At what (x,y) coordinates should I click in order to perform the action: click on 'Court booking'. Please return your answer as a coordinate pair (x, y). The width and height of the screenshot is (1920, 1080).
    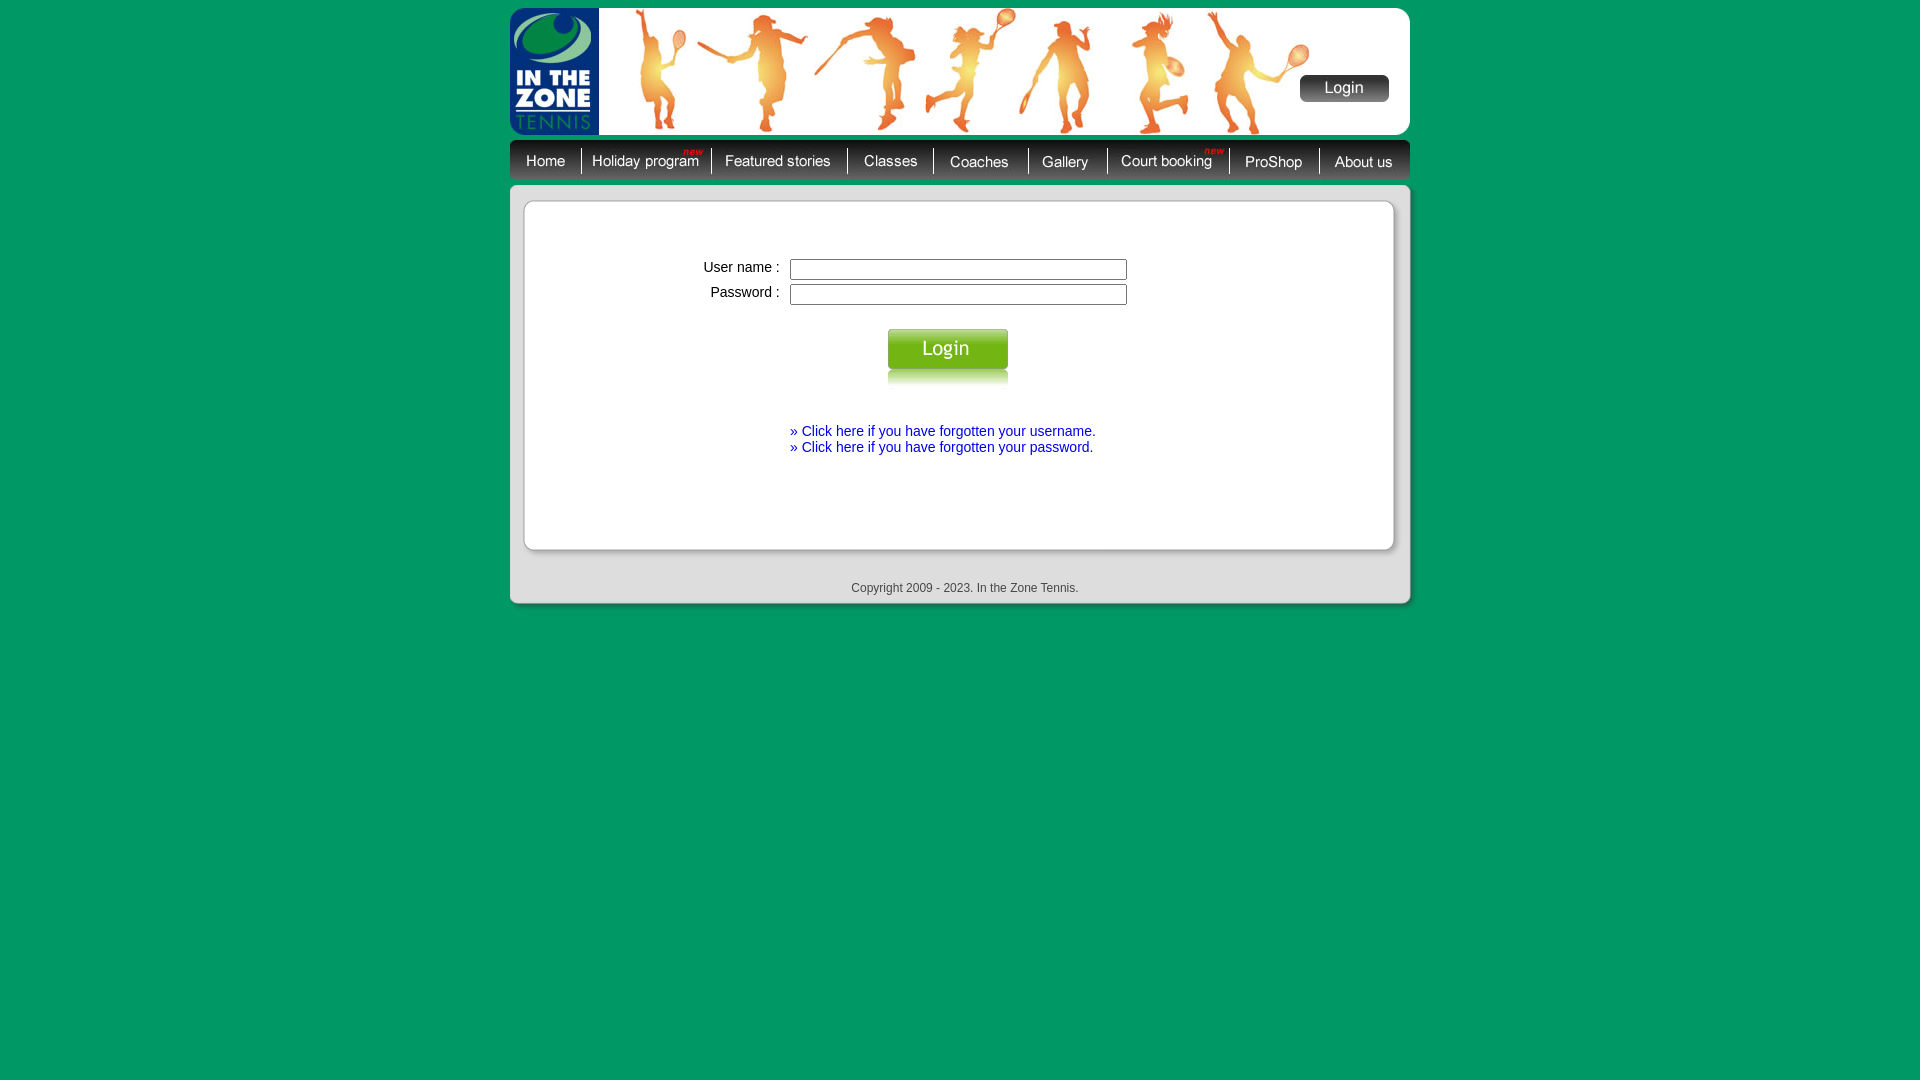
    Looking at the image, I should click on (1167, 158).